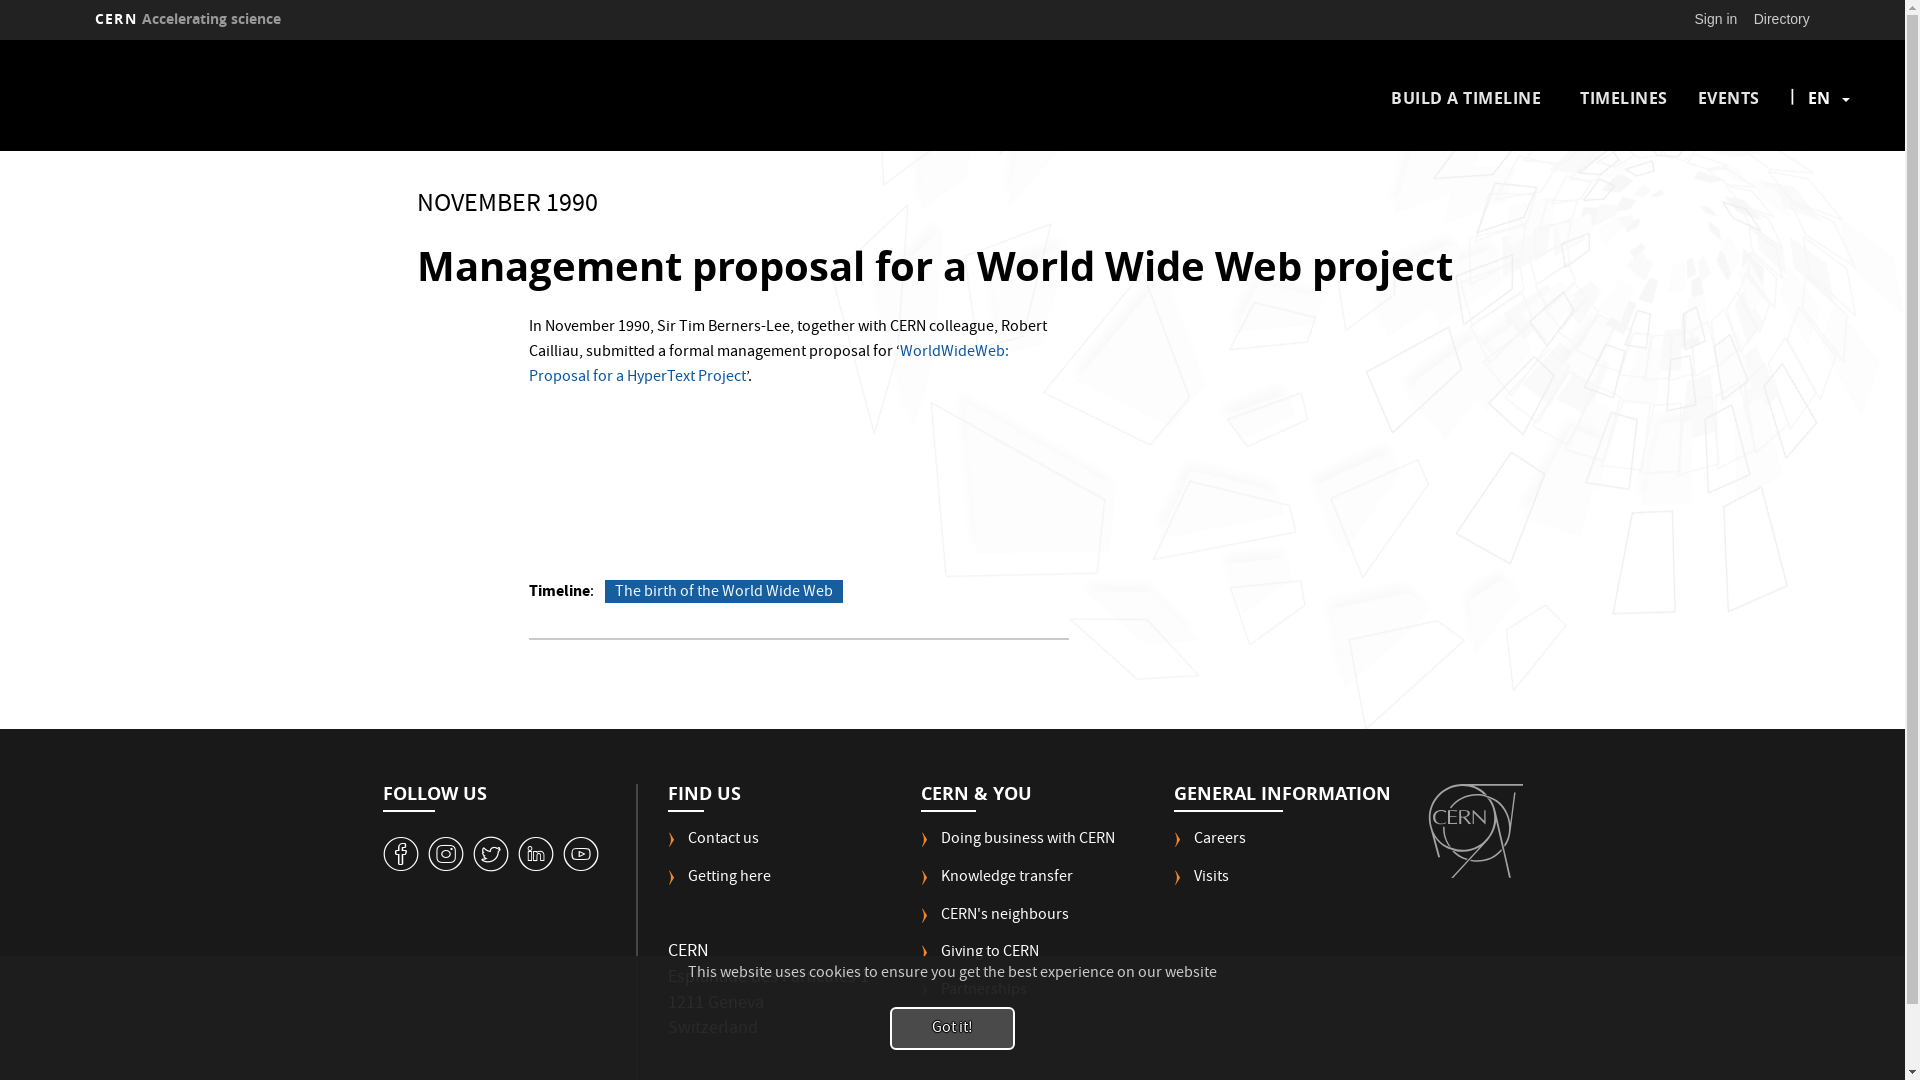  Describe the element at coordinates (713, 848) in the screenshot. I see `'Contact us'` at that location.